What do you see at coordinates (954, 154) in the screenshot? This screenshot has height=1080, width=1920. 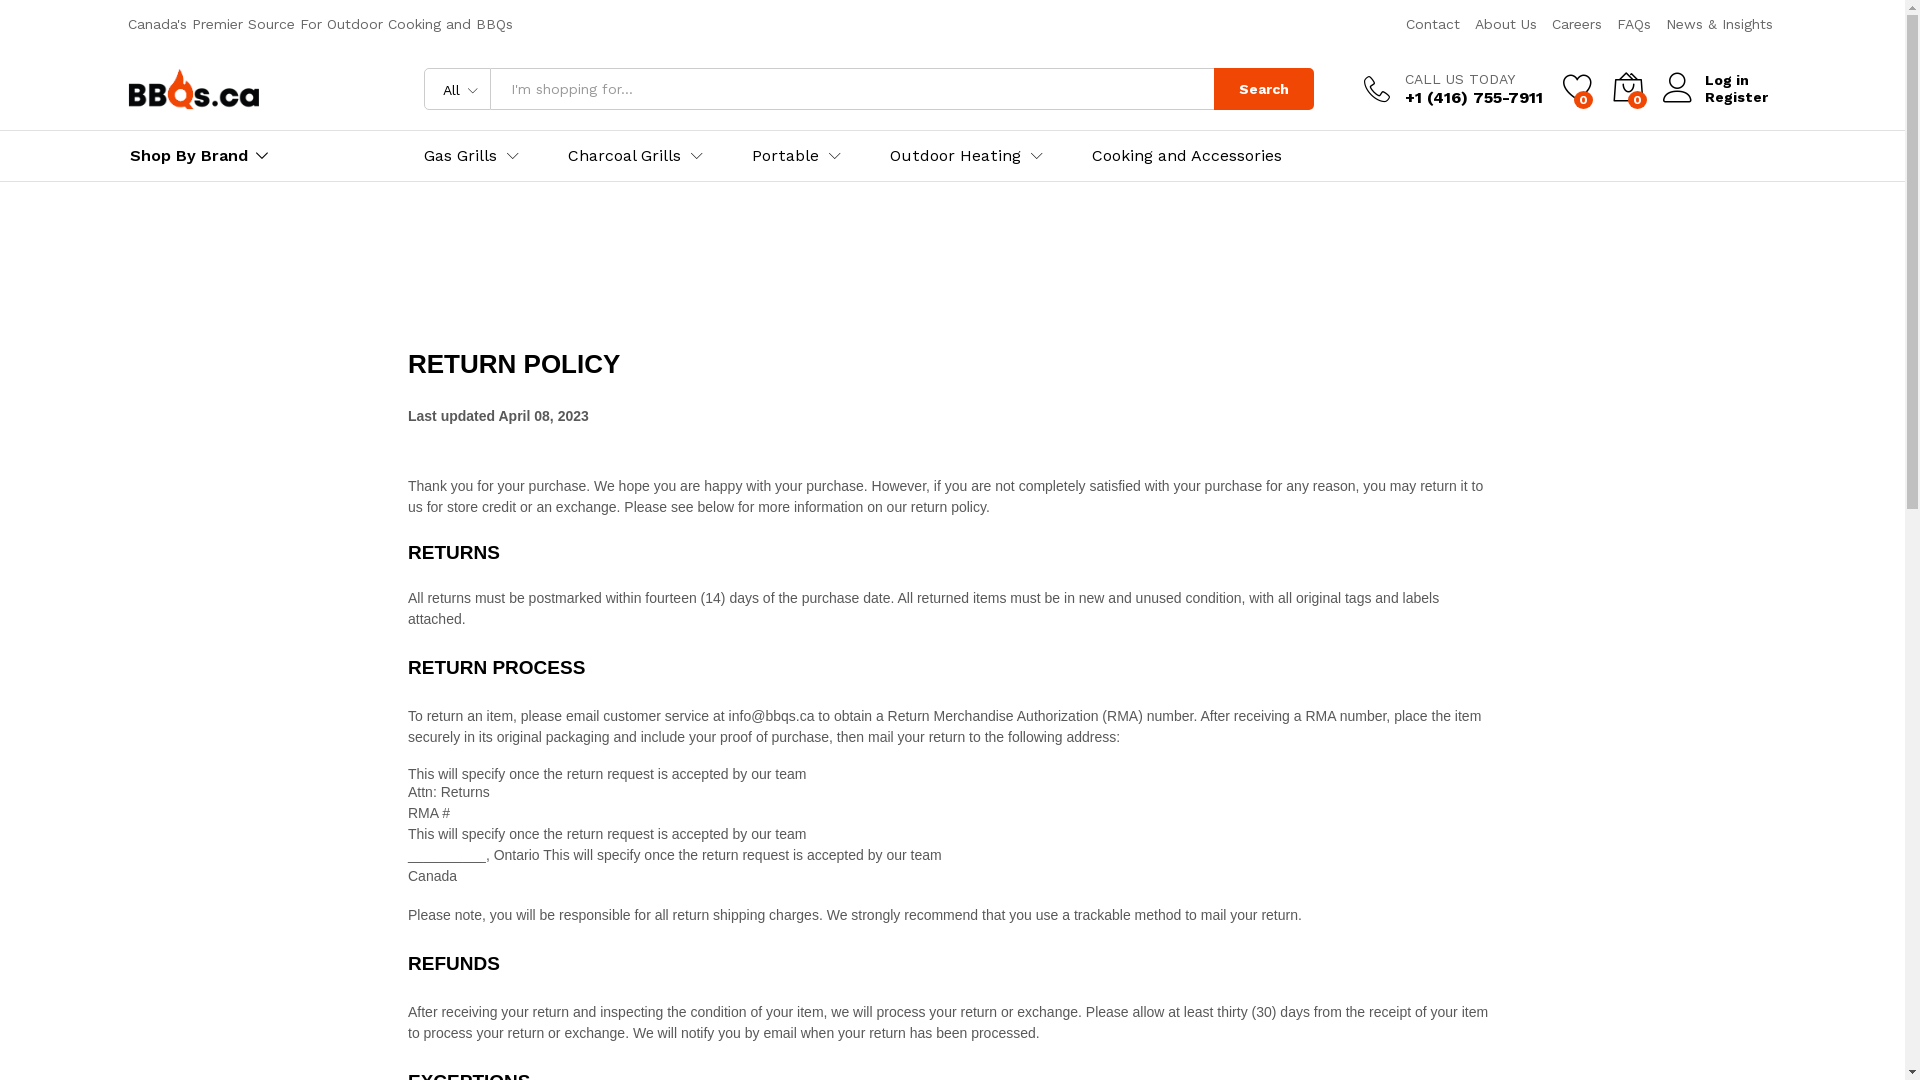 I see `'Outdoor Heating'` at bounding box center [954, 154].